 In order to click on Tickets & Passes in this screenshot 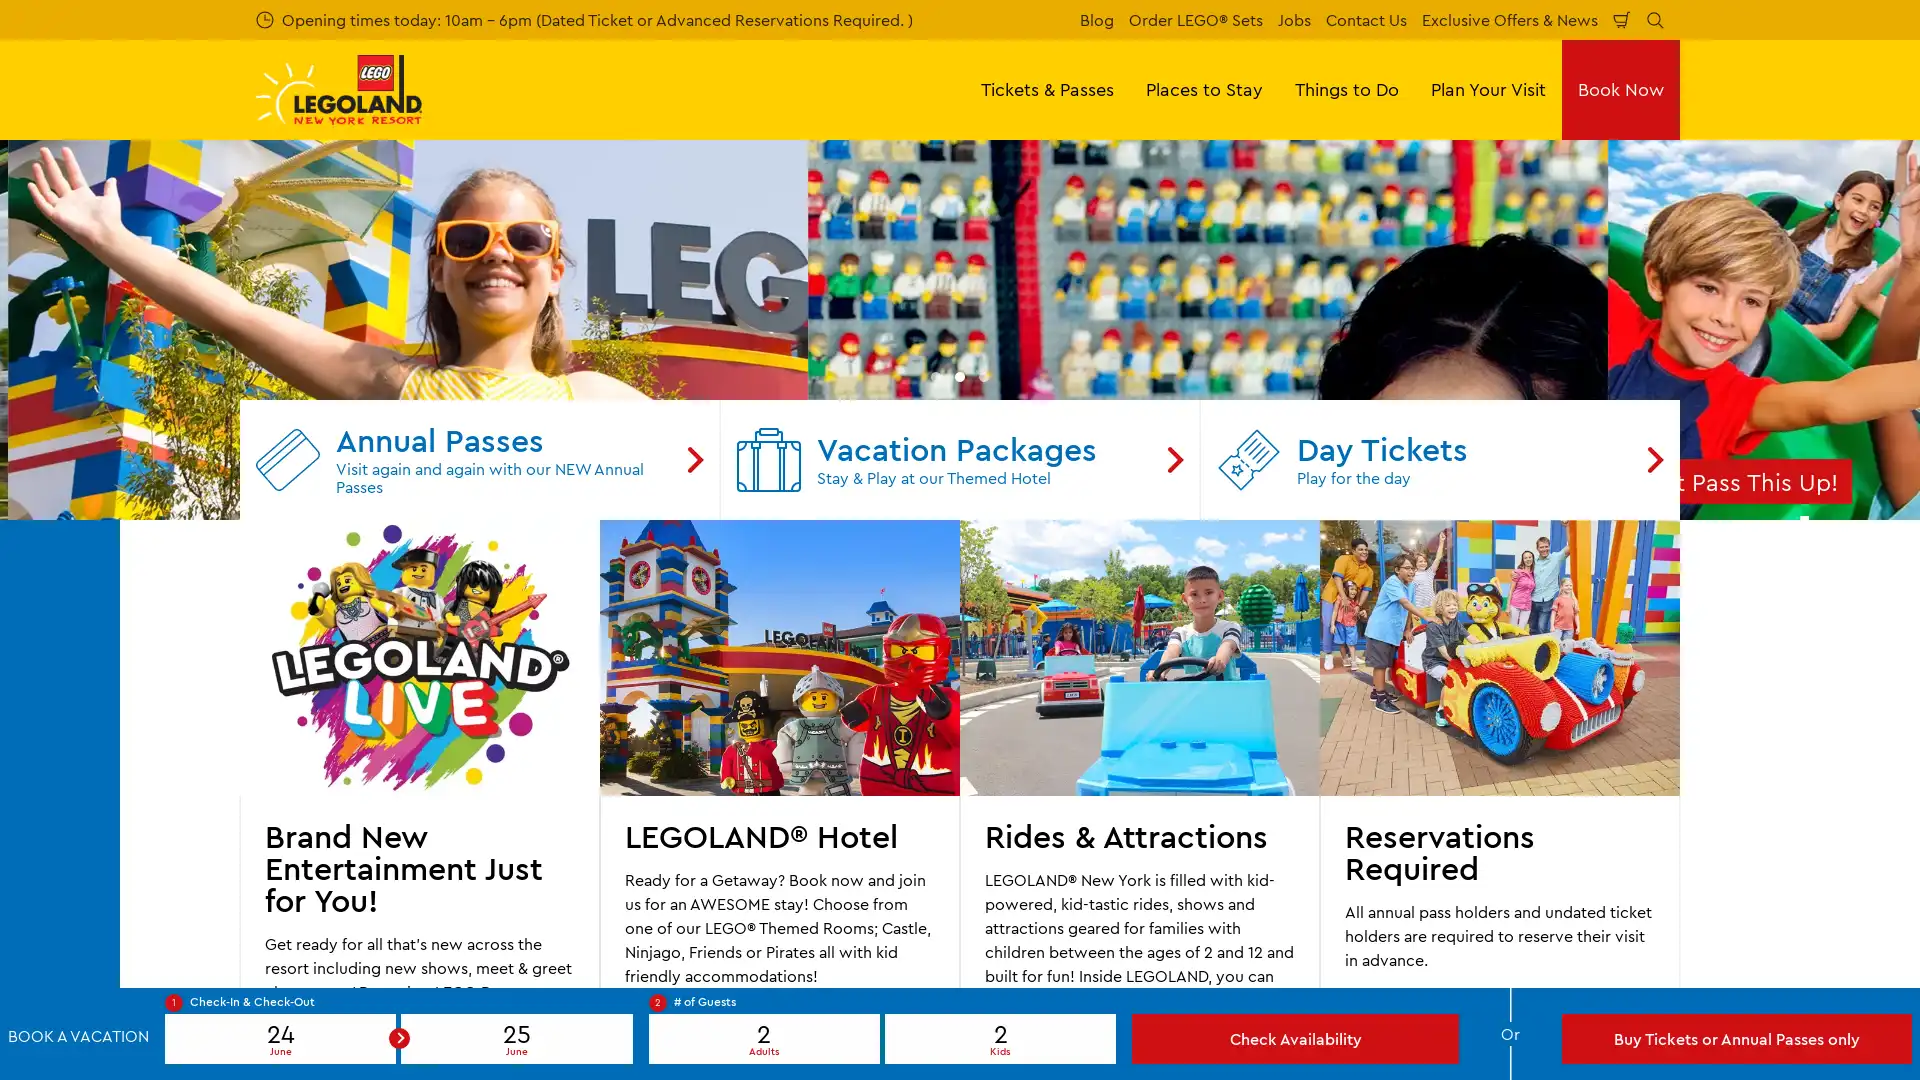, I will do `click(1046, 88)`.